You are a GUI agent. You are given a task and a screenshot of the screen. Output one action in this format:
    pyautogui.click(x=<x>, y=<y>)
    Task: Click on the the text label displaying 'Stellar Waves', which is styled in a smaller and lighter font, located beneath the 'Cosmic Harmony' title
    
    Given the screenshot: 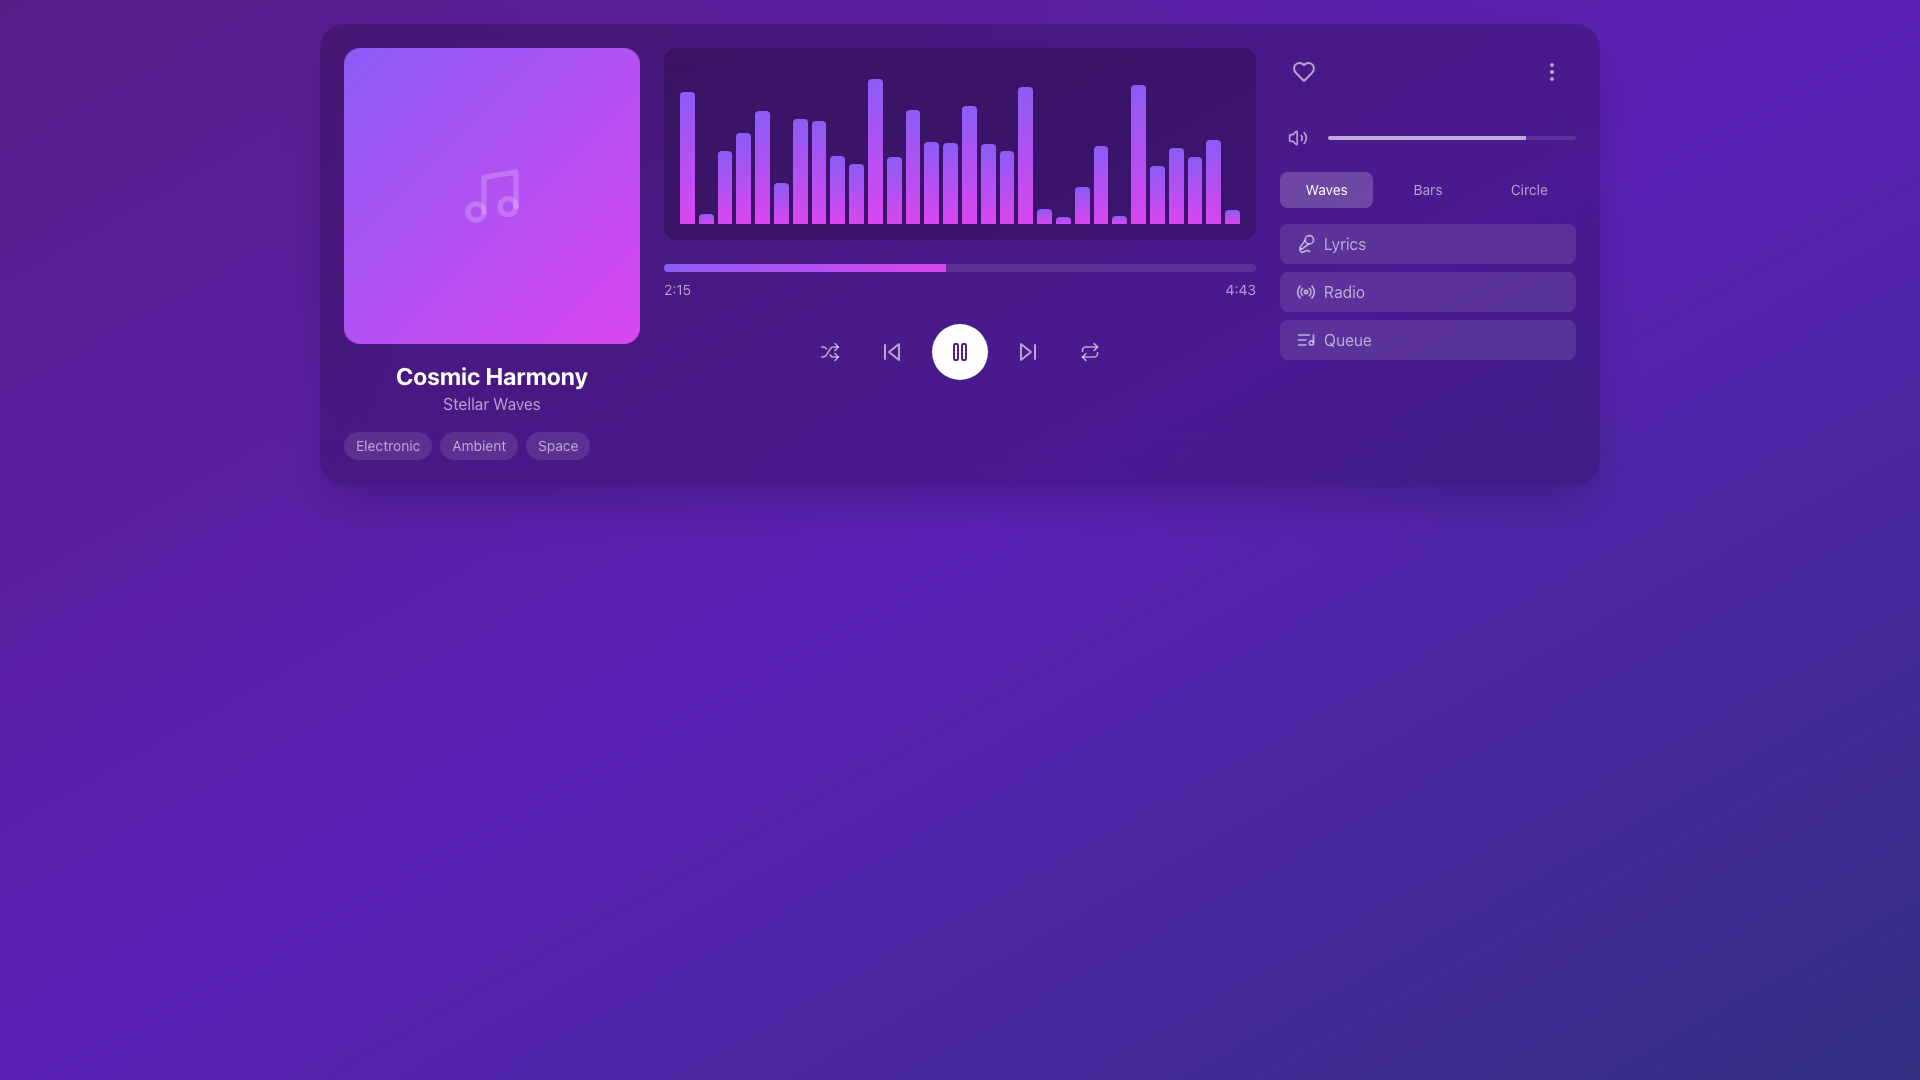 What is the action you would take?
    pyautogui.click(x=491, y=404)
    